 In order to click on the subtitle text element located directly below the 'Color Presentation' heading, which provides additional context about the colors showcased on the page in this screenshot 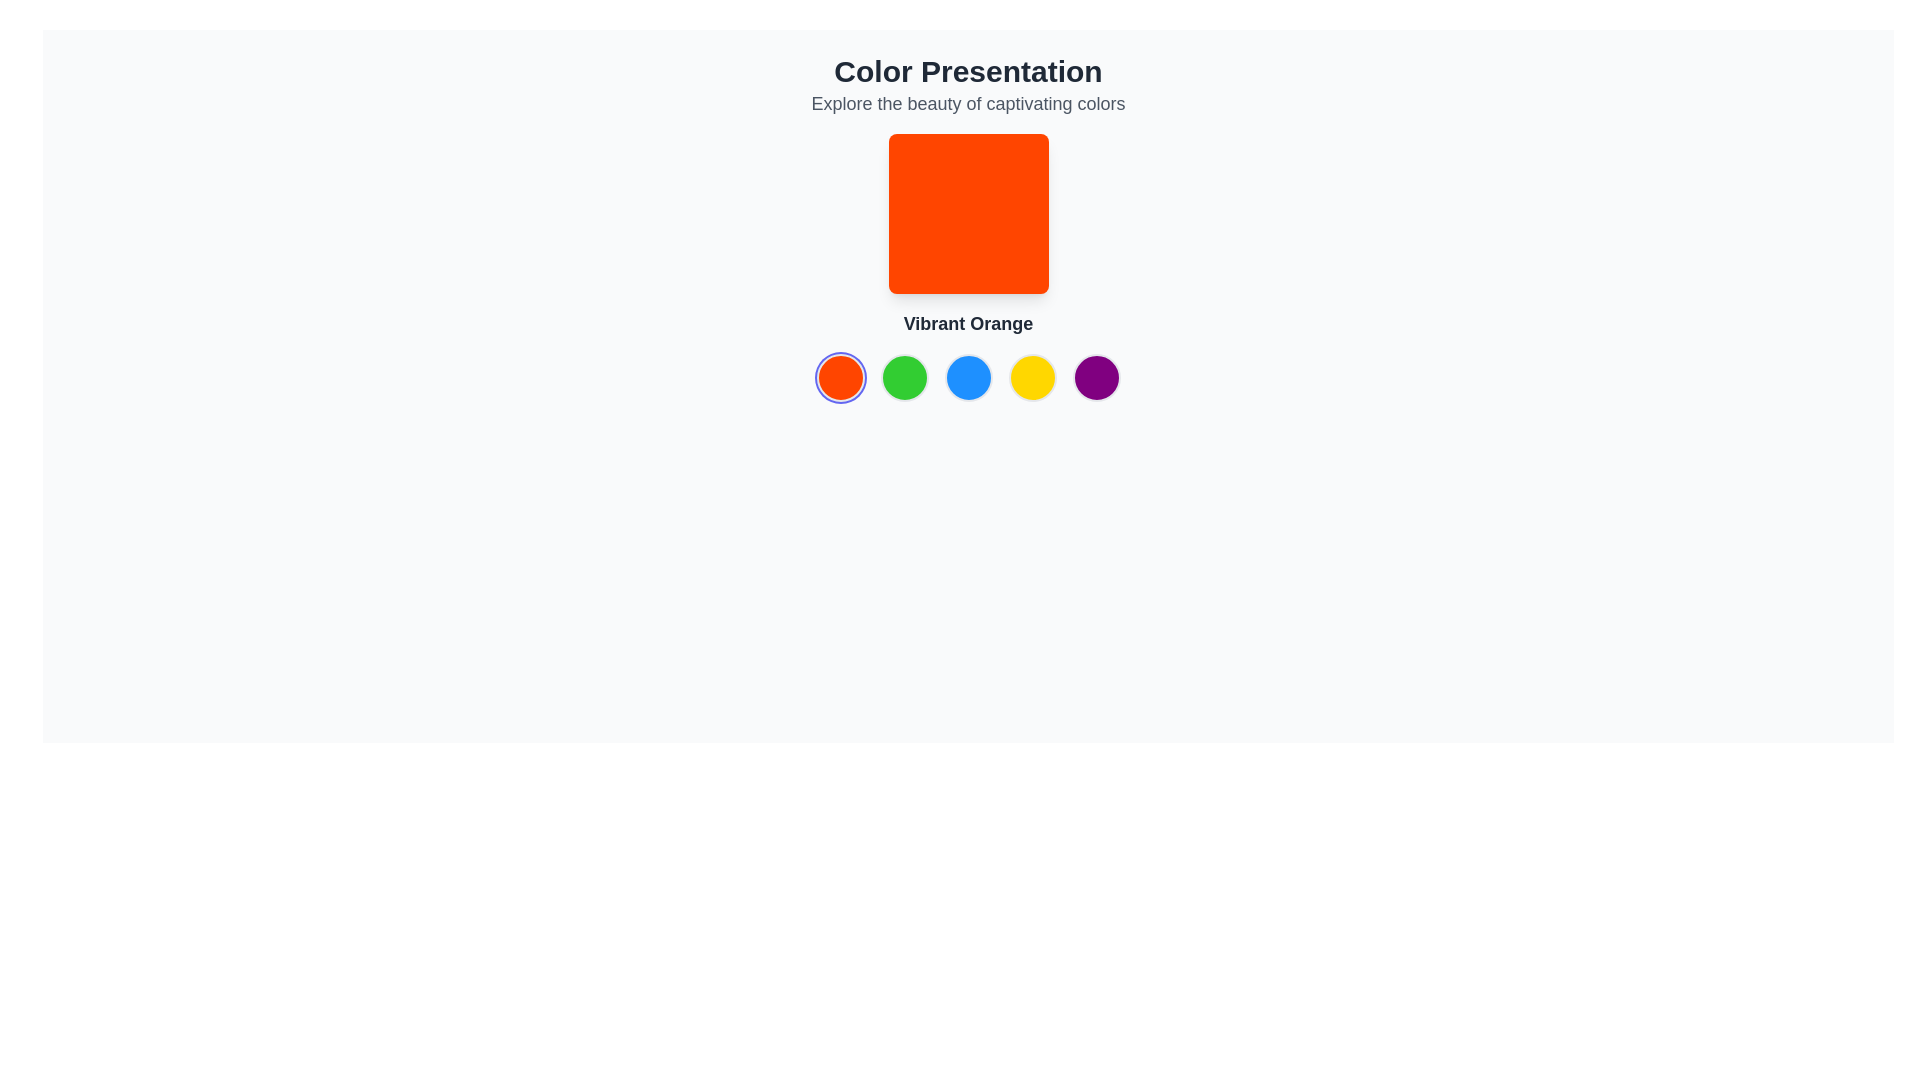, I will do `click(968, 104)`.